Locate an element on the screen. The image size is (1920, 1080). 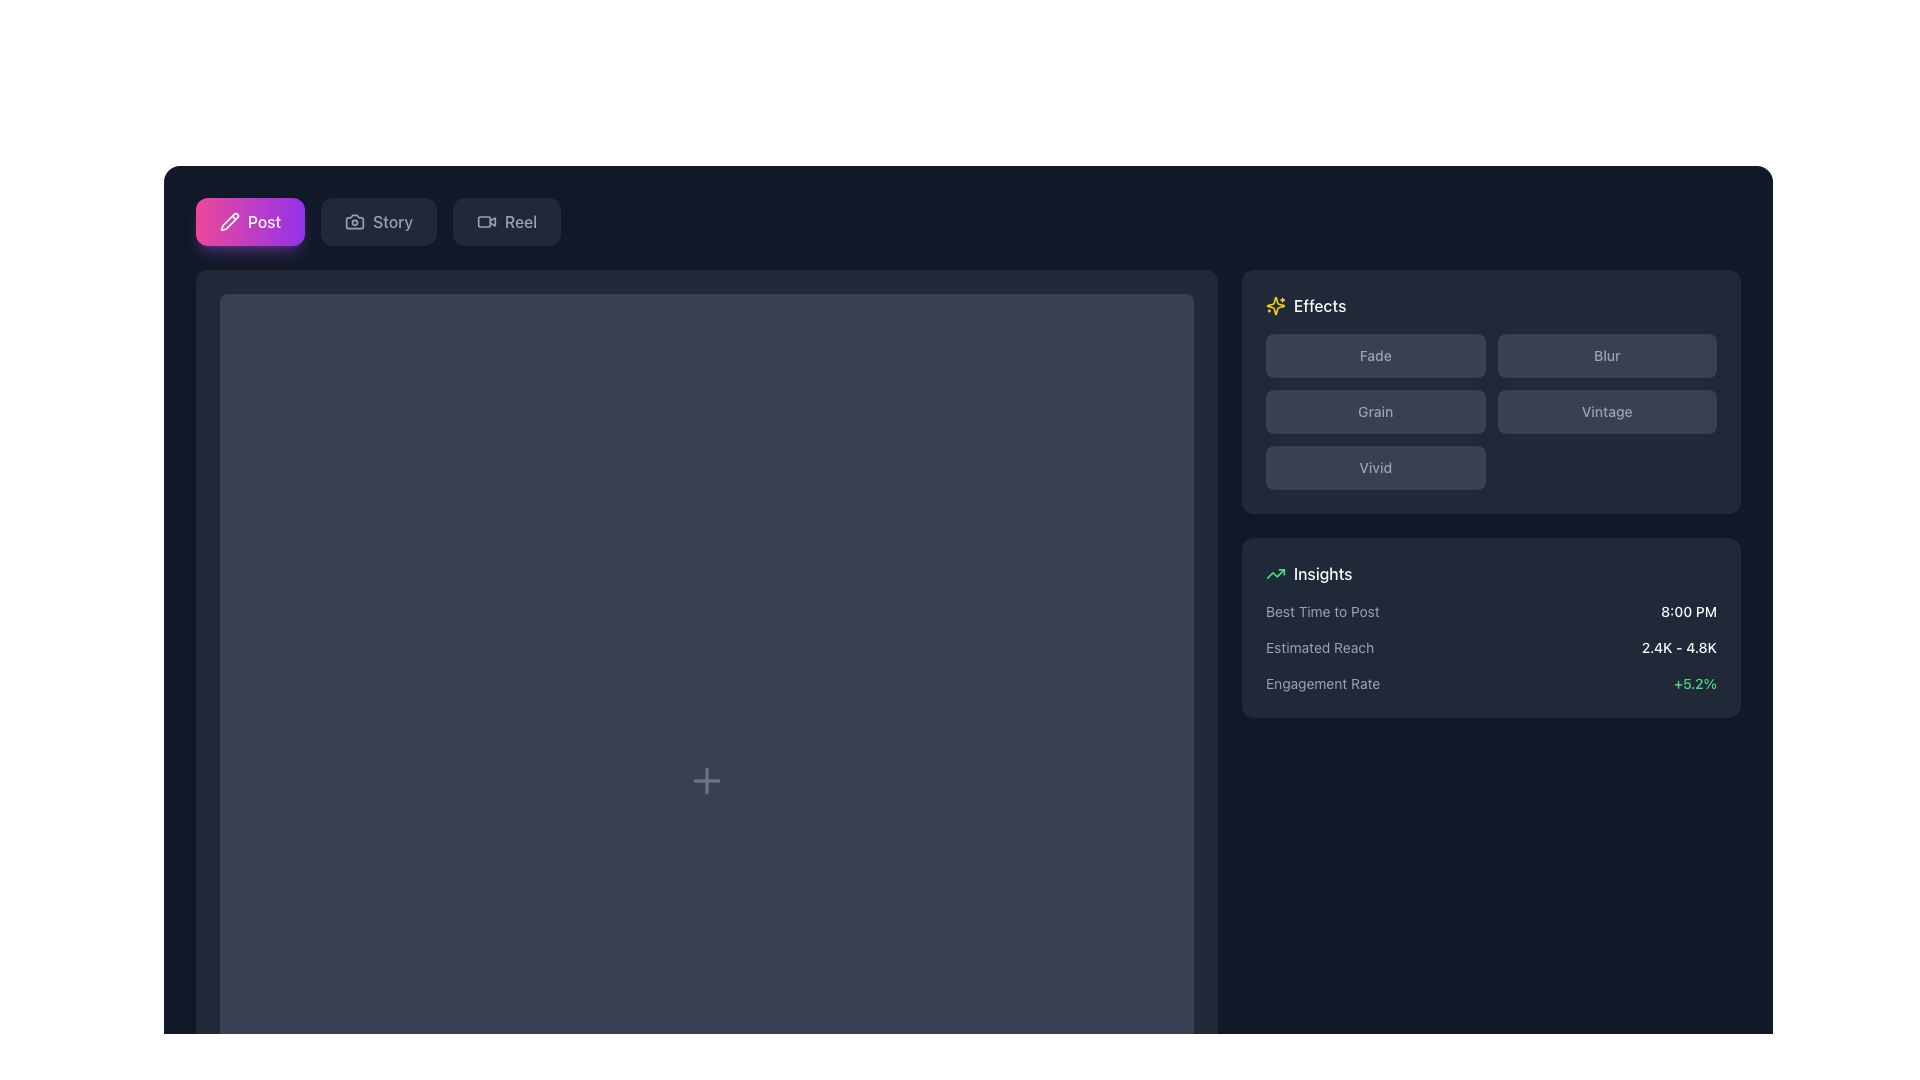
the 'Vivid' effect button located in the bottom-left corner of the 'Effects' grid, which is the fifth button in the layout is located at coordinates (1374, 467).